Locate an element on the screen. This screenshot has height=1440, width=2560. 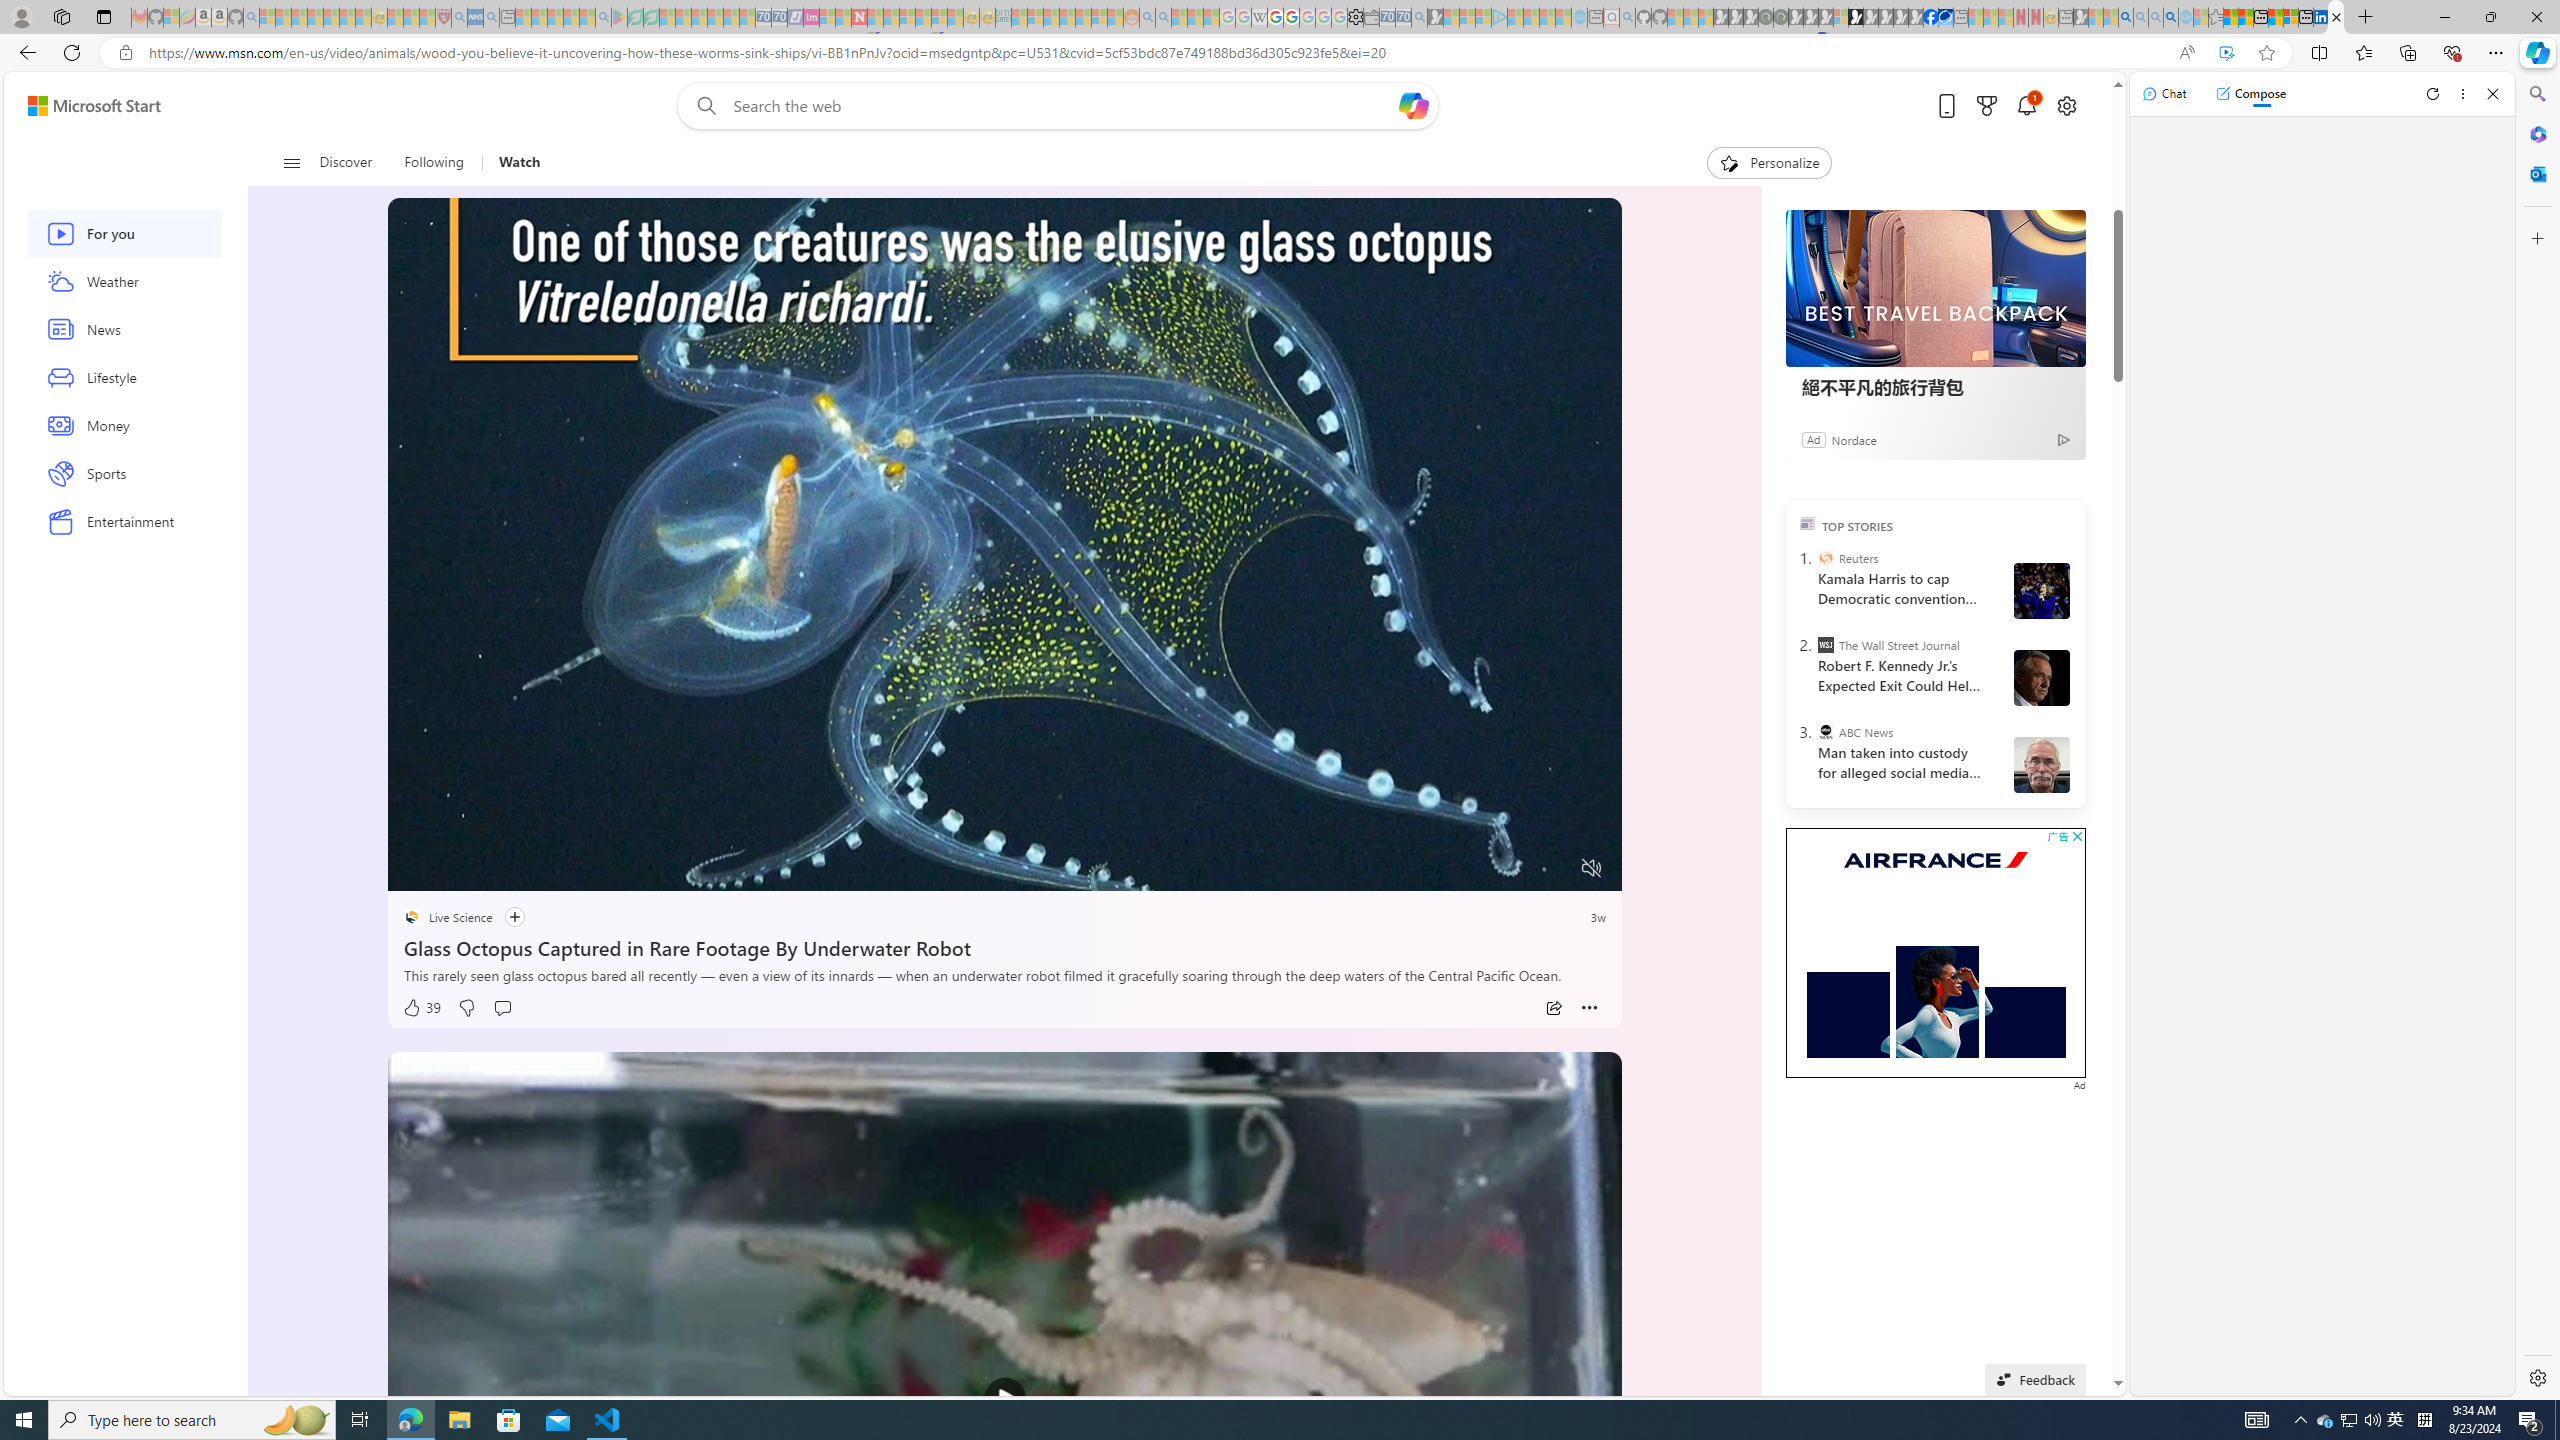
'Kinda Frugal - MSN - Sleeping' is located at coordinates (1084, 16).